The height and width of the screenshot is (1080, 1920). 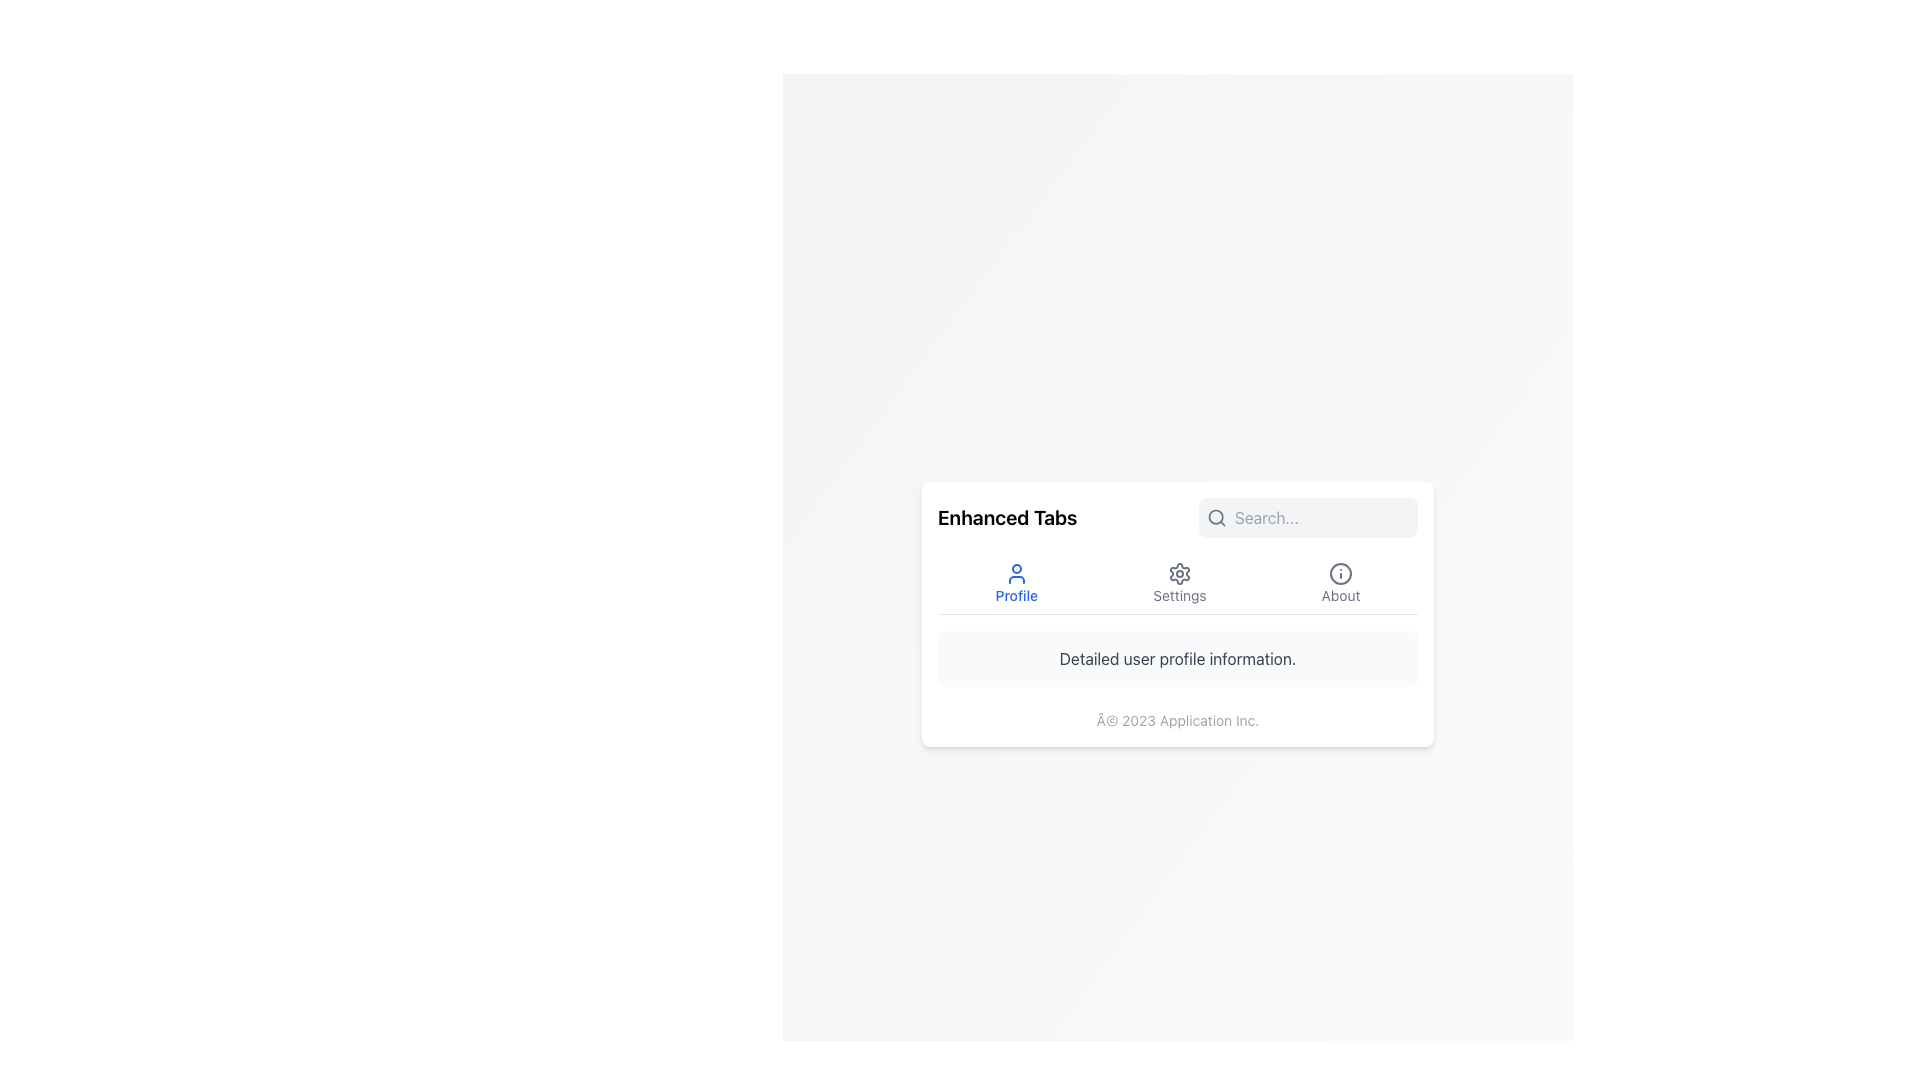 I want to click on the search icon, which is a gray magnifying glass graphic located at the top-right corner of the main interface, to the left of the search input field, so click(x=1216, y=516).